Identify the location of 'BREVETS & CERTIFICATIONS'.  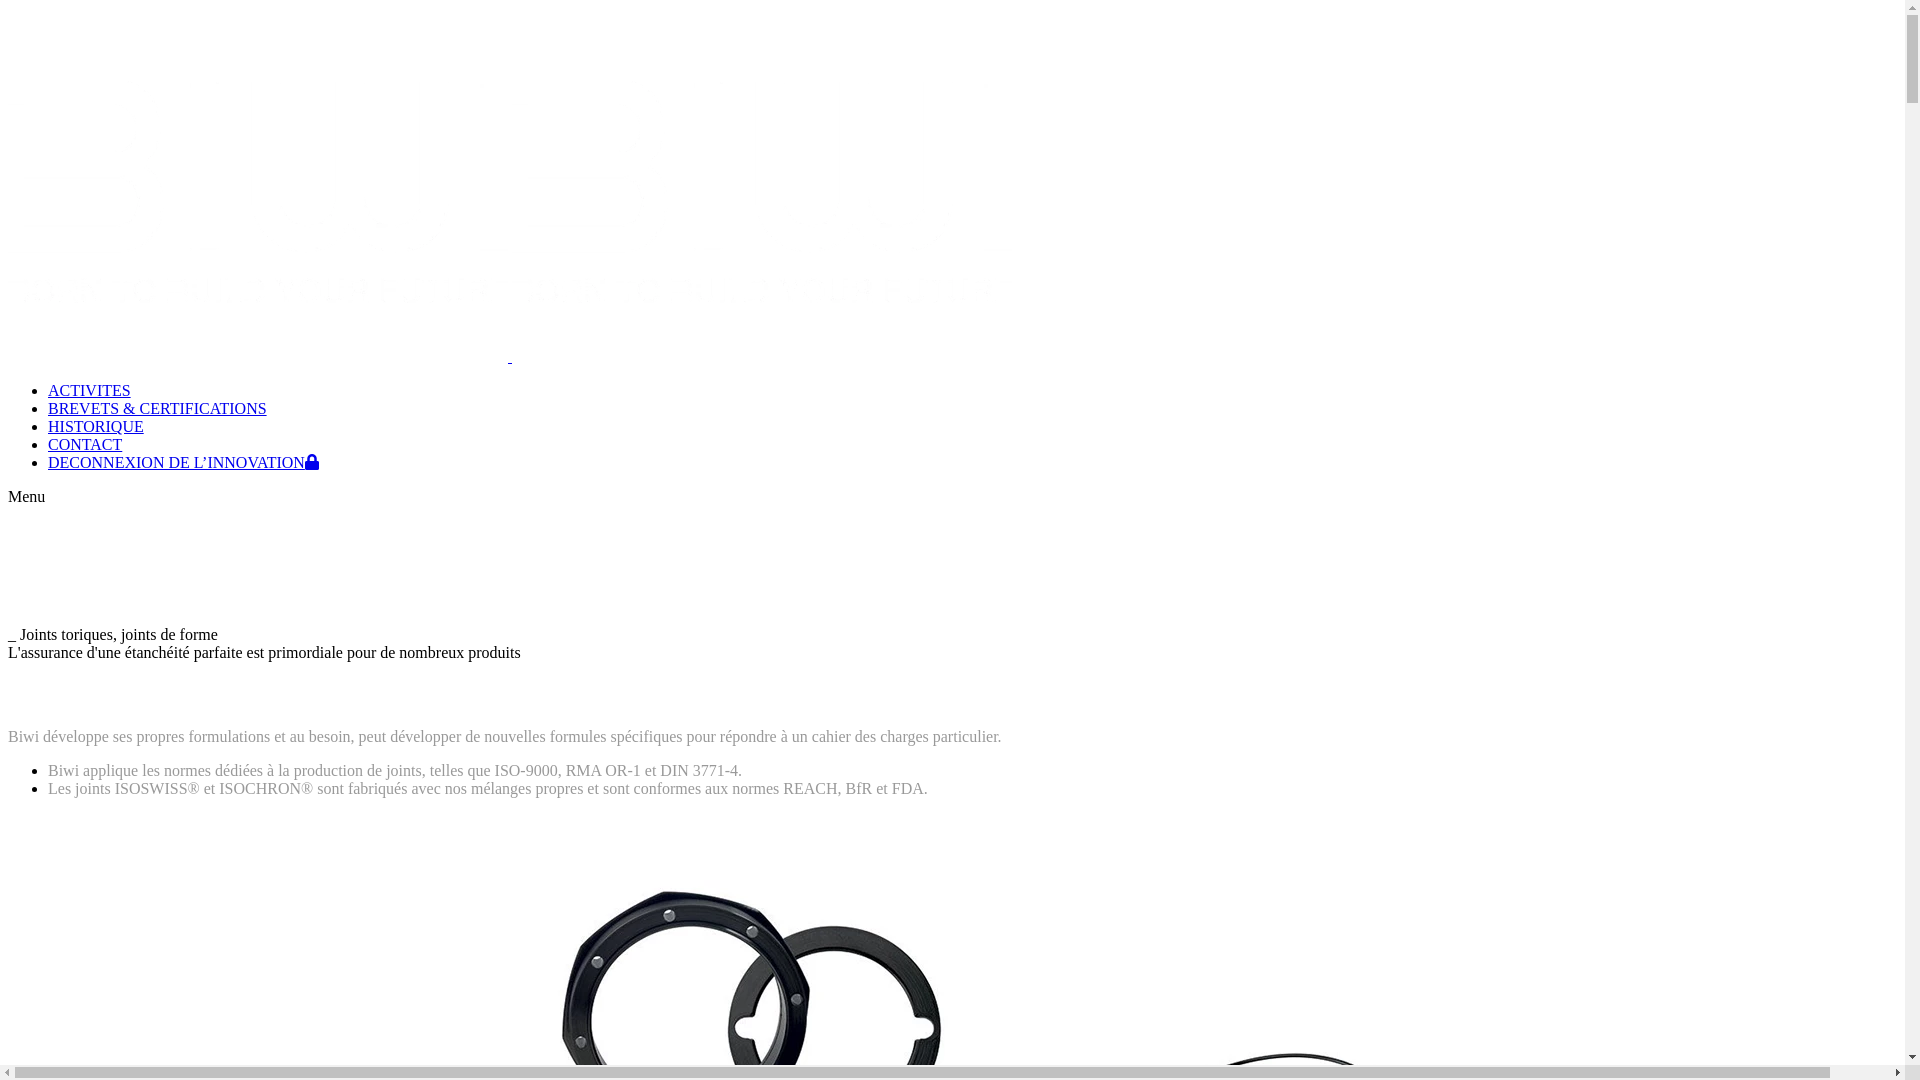
(156, 407).